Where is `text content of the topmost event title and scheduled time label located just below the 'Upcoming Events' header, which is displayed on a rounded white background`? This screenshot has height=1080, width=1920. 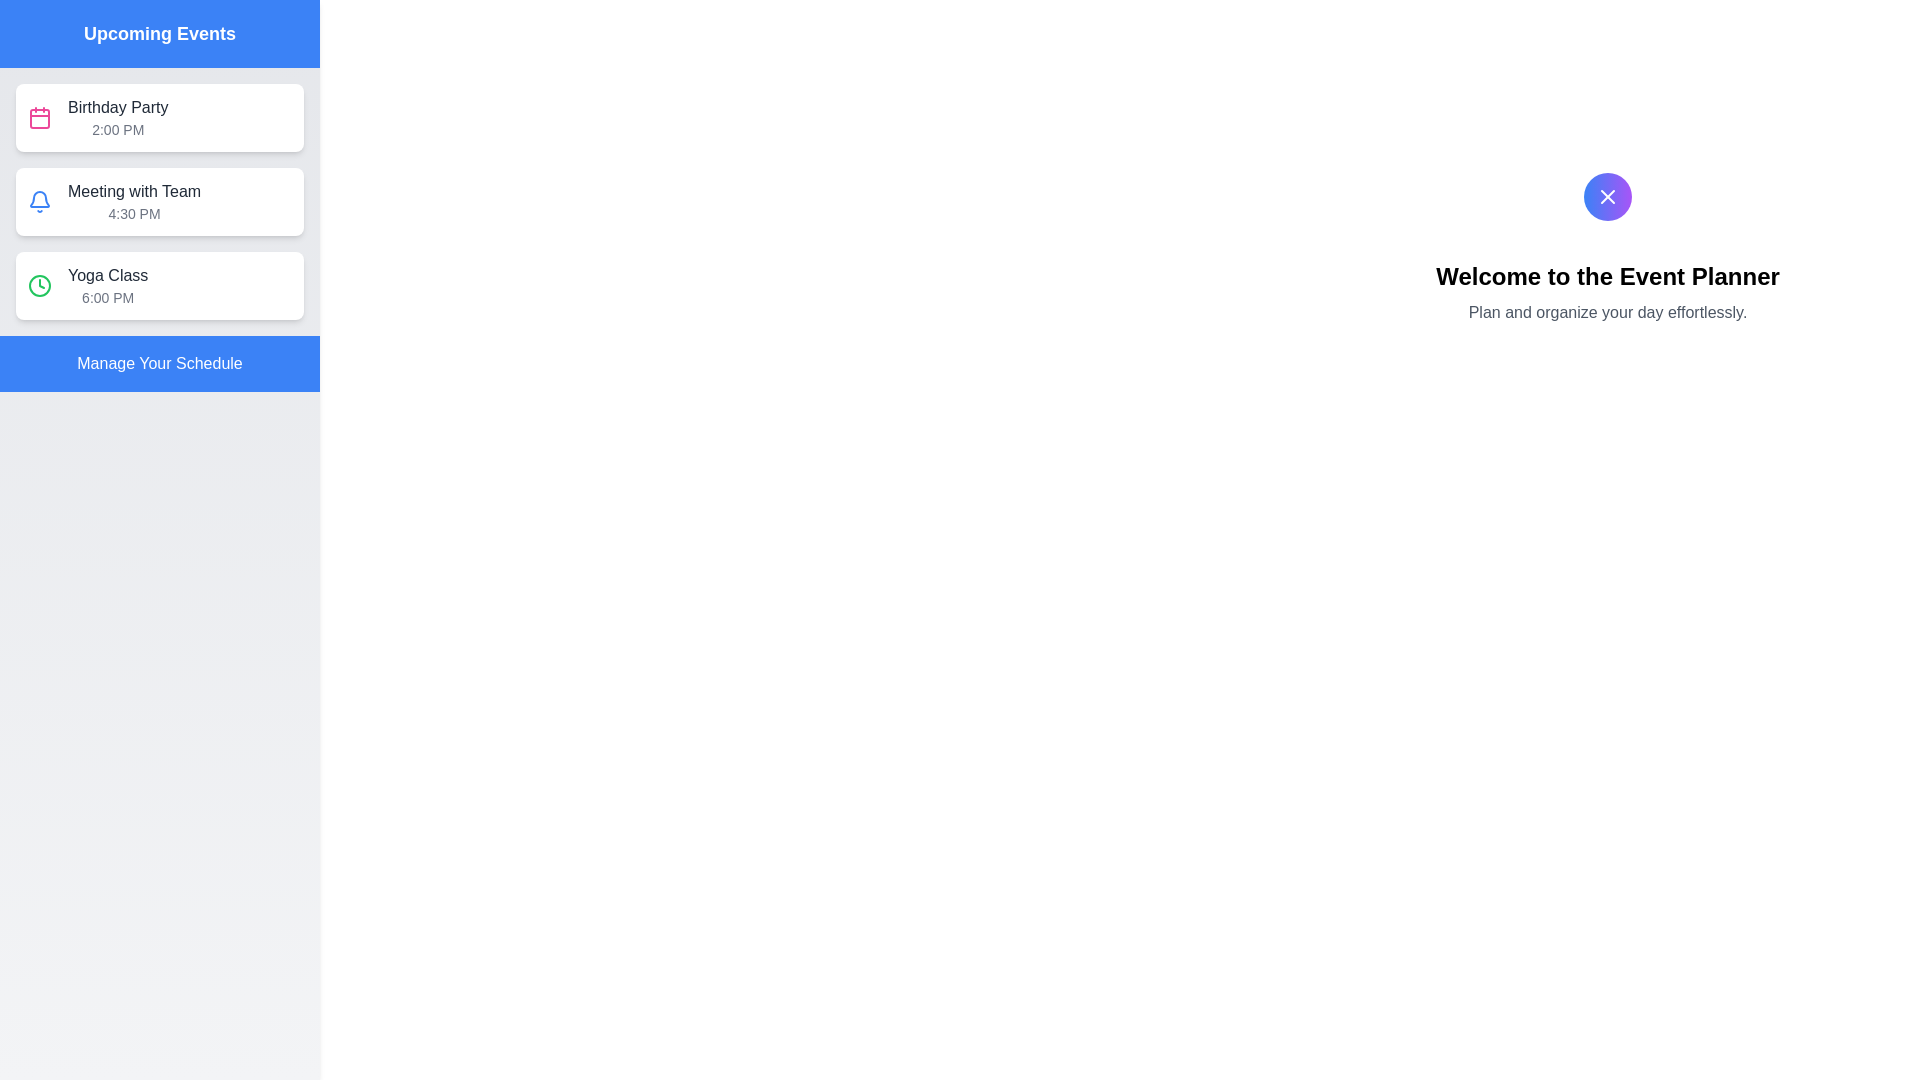 text content of the topmost event title and scheduled time label located just below the 'Upcoming Events' header, which is displayed on a rounded white background is located at coordinates (117, 118).